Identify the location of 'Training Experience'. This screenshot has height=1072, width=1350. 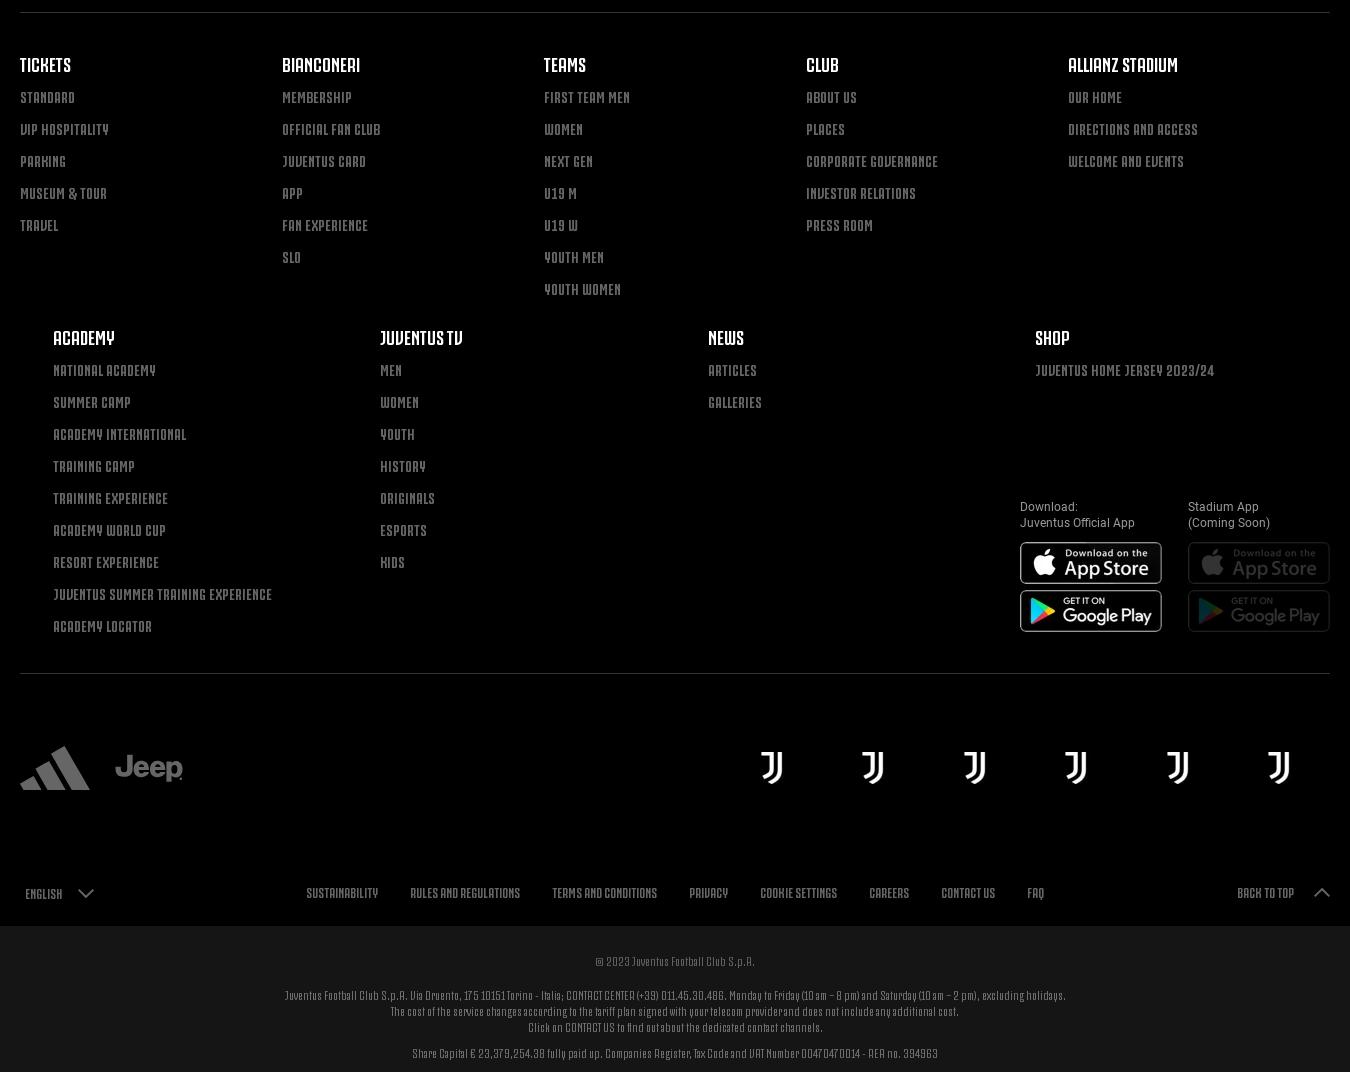
(50, 496).